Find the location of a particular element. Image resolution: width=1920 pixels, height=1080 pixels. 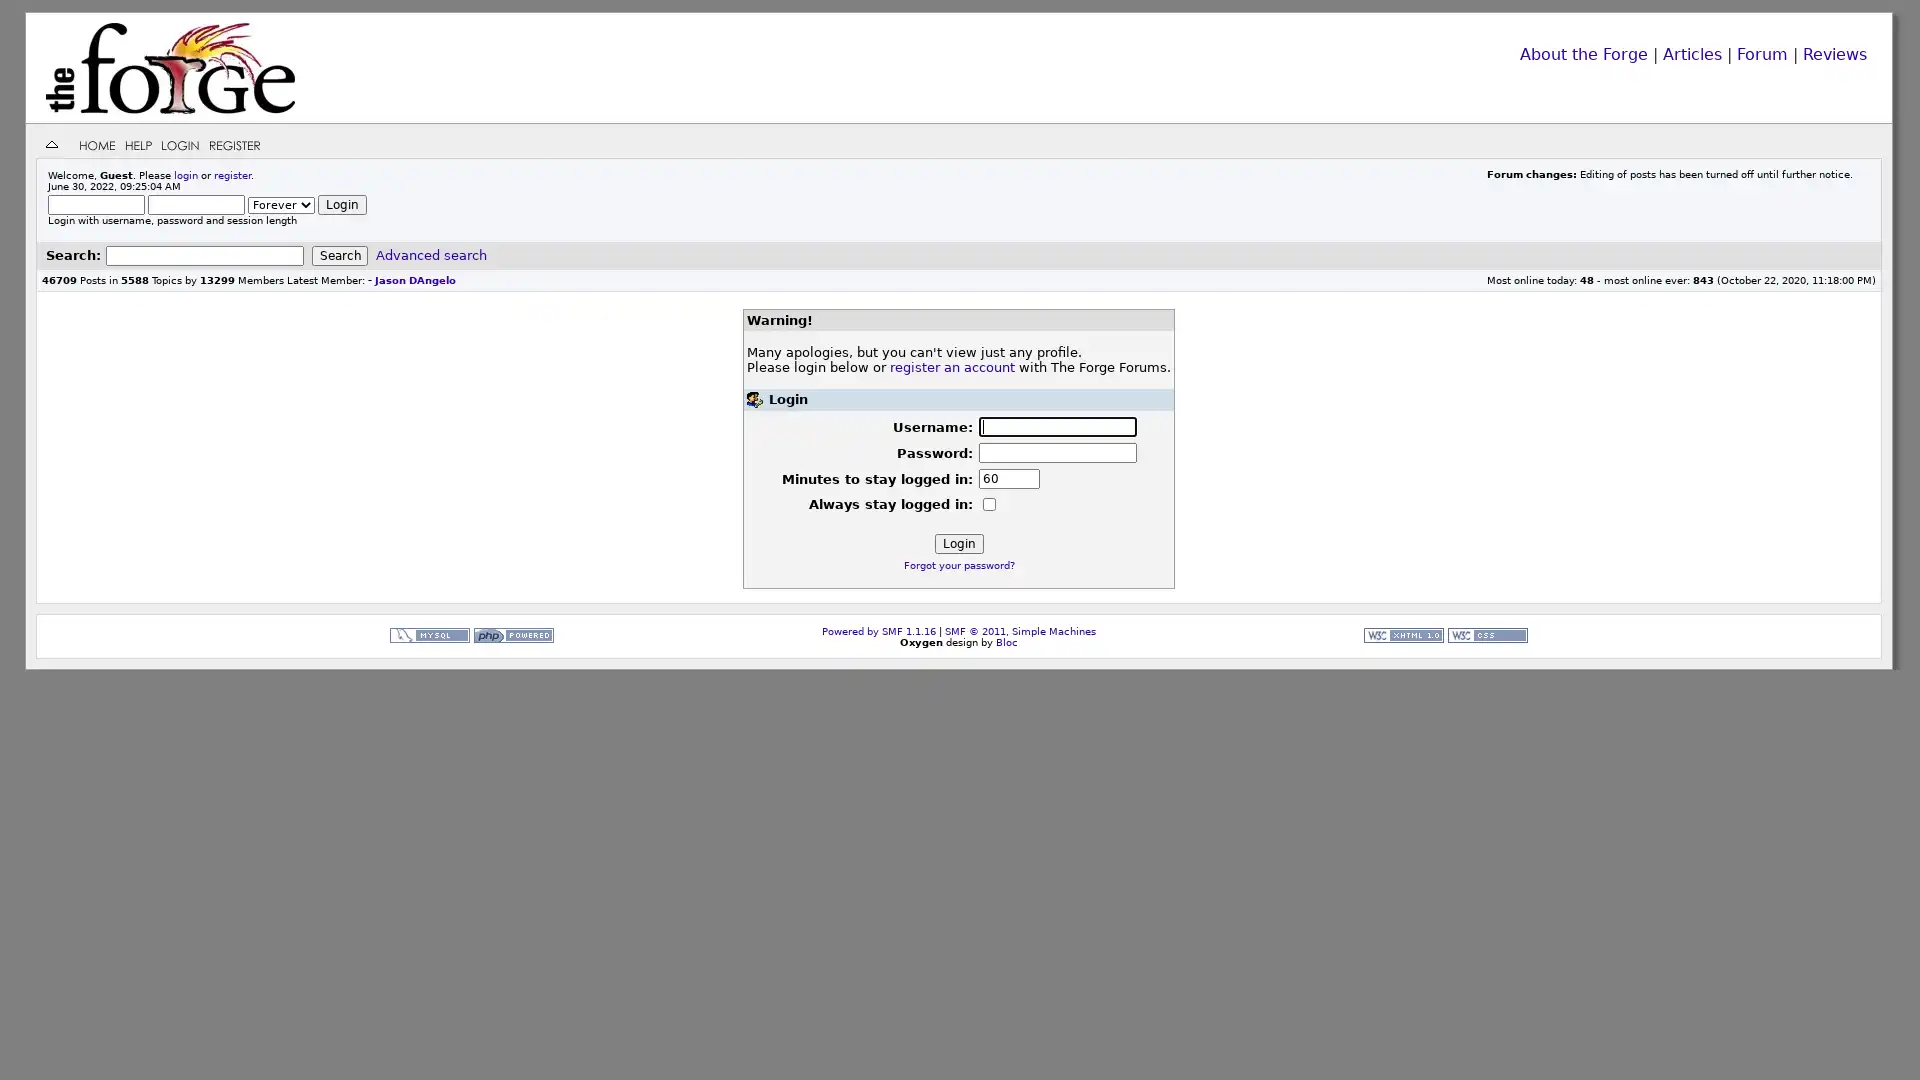

Login is located at coordinates (342, 204).